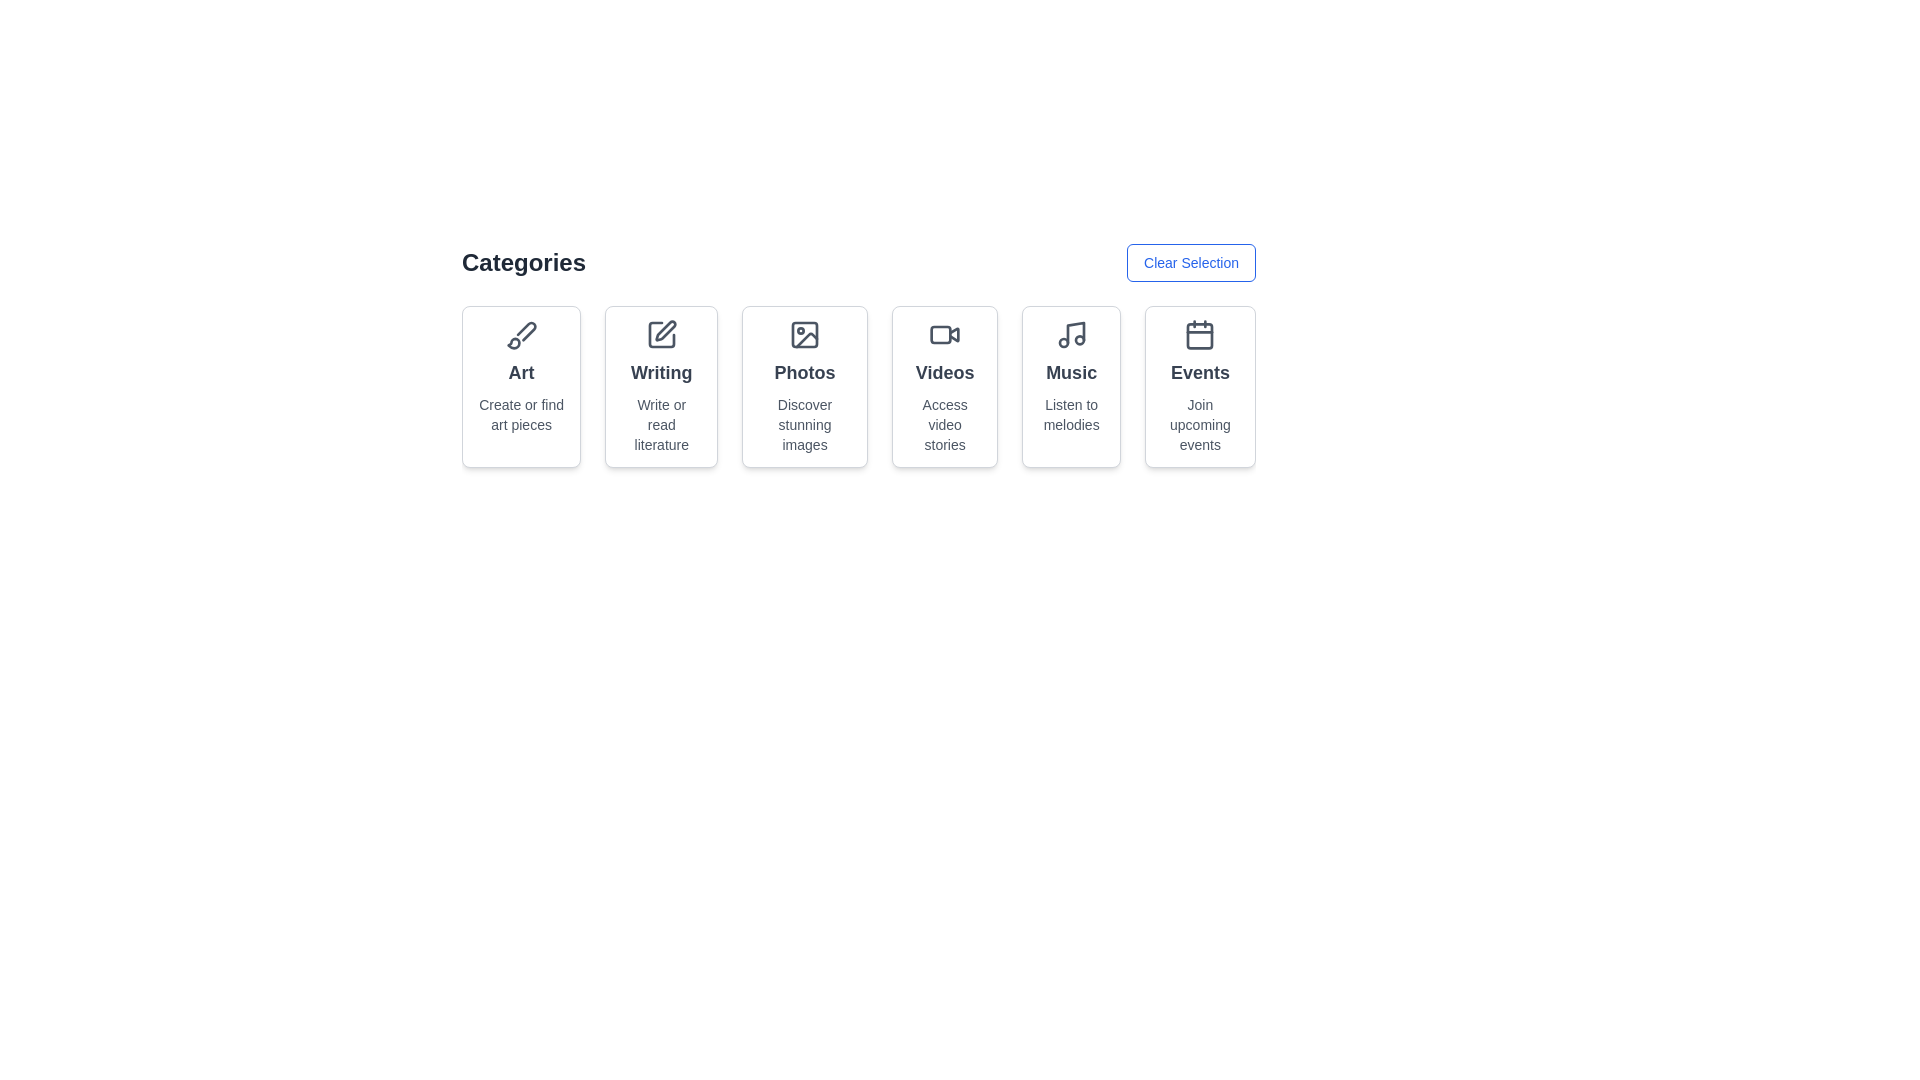 The width and height of the screenshot is (1920, 1080). I want to click on the text label that says 'Discover stunning images', which is located below the title 'Photos' in the third card of the horizontally arranged series of cards, so click(805, 423).